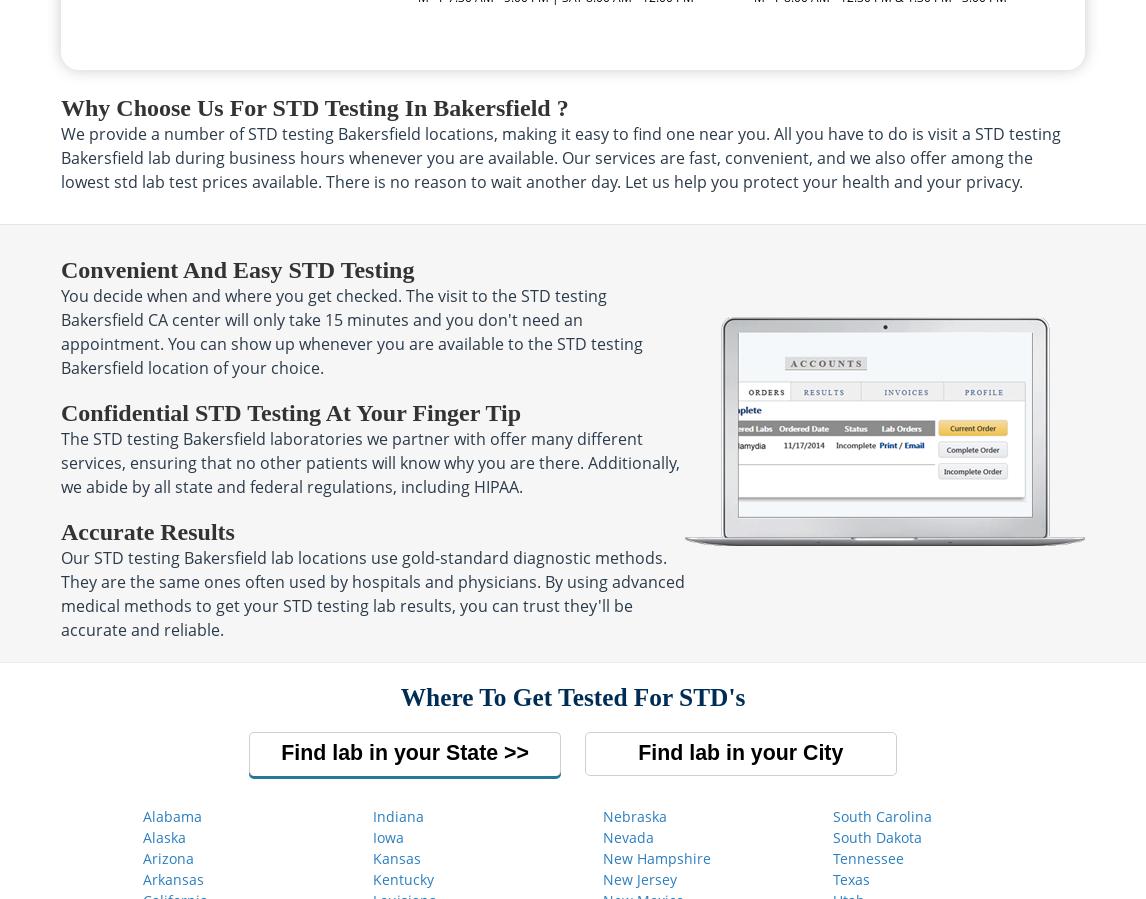 The image size is (1146, 899). I want to click on 'Indiana', so click(397, 815).